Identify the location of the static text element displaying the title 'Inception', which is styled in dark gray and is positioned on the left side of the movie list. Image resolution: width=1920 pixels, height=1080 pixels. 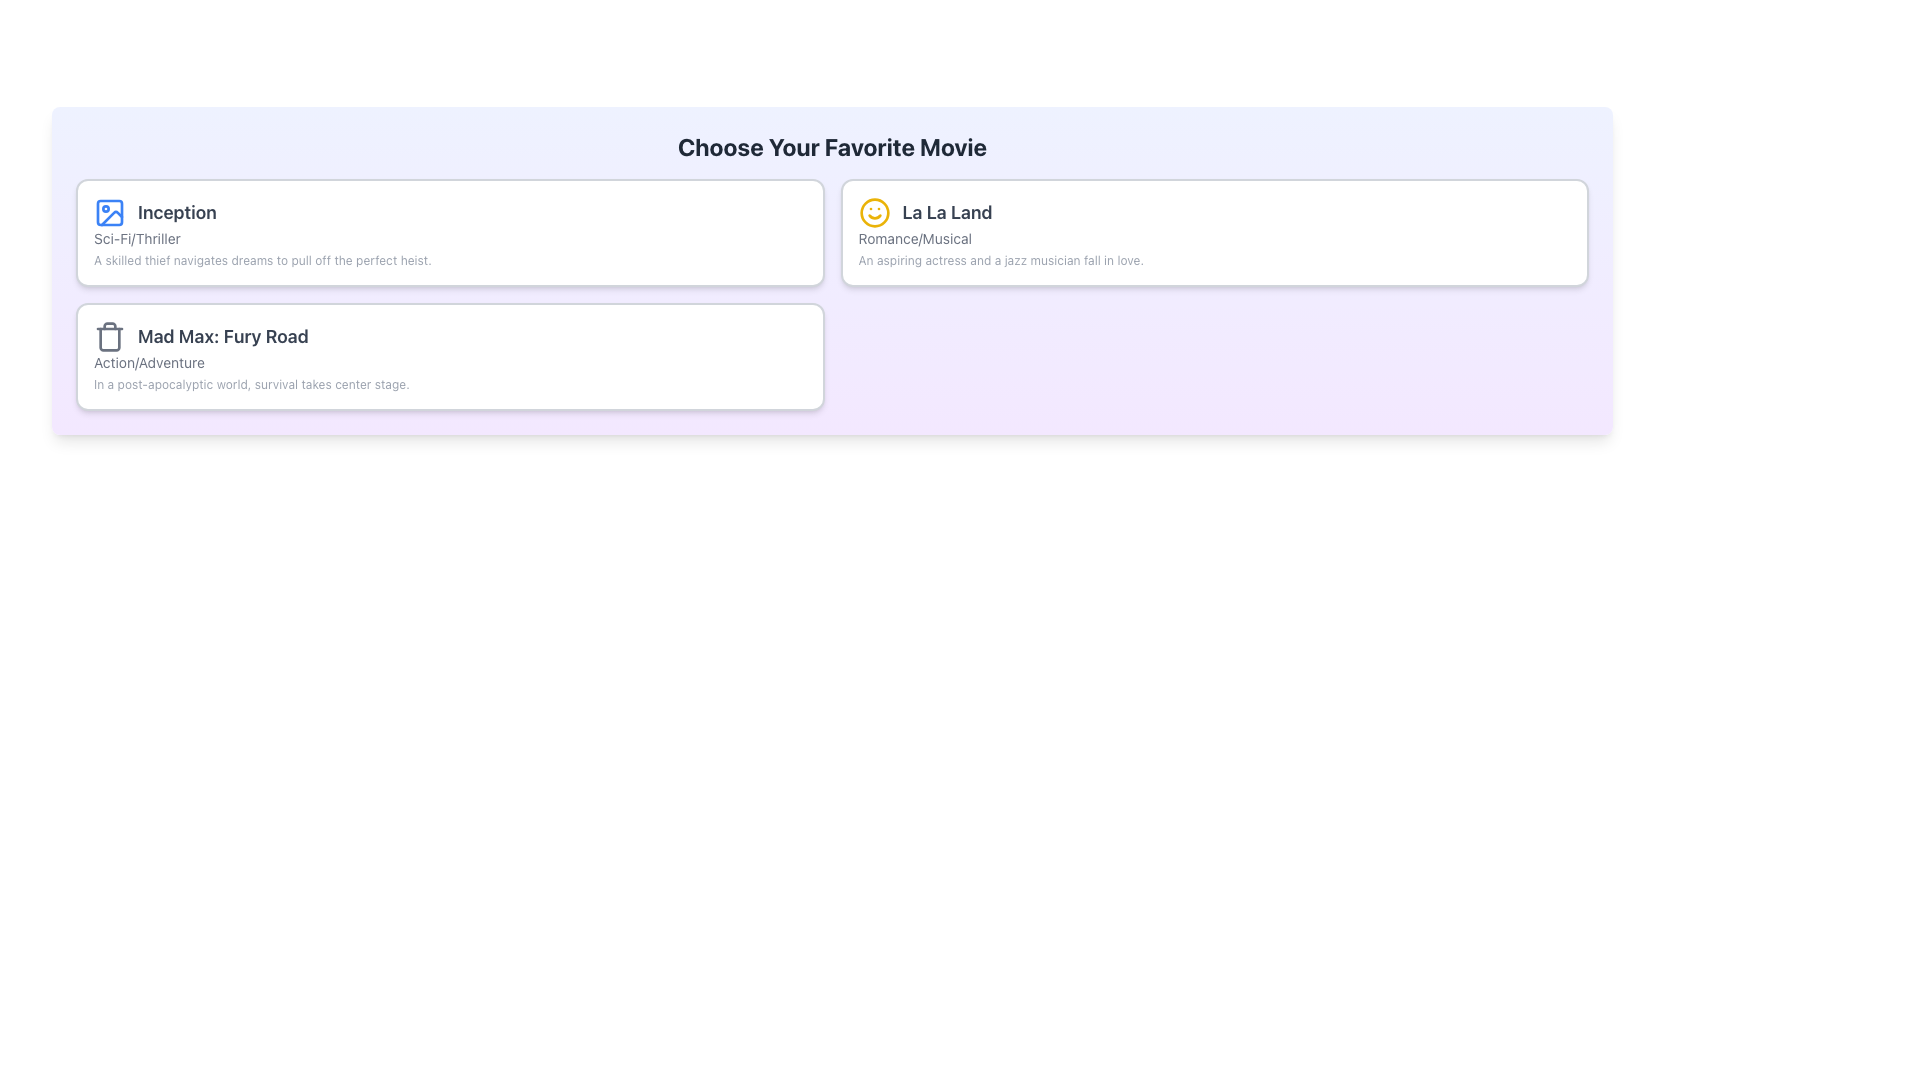
(177, 212).